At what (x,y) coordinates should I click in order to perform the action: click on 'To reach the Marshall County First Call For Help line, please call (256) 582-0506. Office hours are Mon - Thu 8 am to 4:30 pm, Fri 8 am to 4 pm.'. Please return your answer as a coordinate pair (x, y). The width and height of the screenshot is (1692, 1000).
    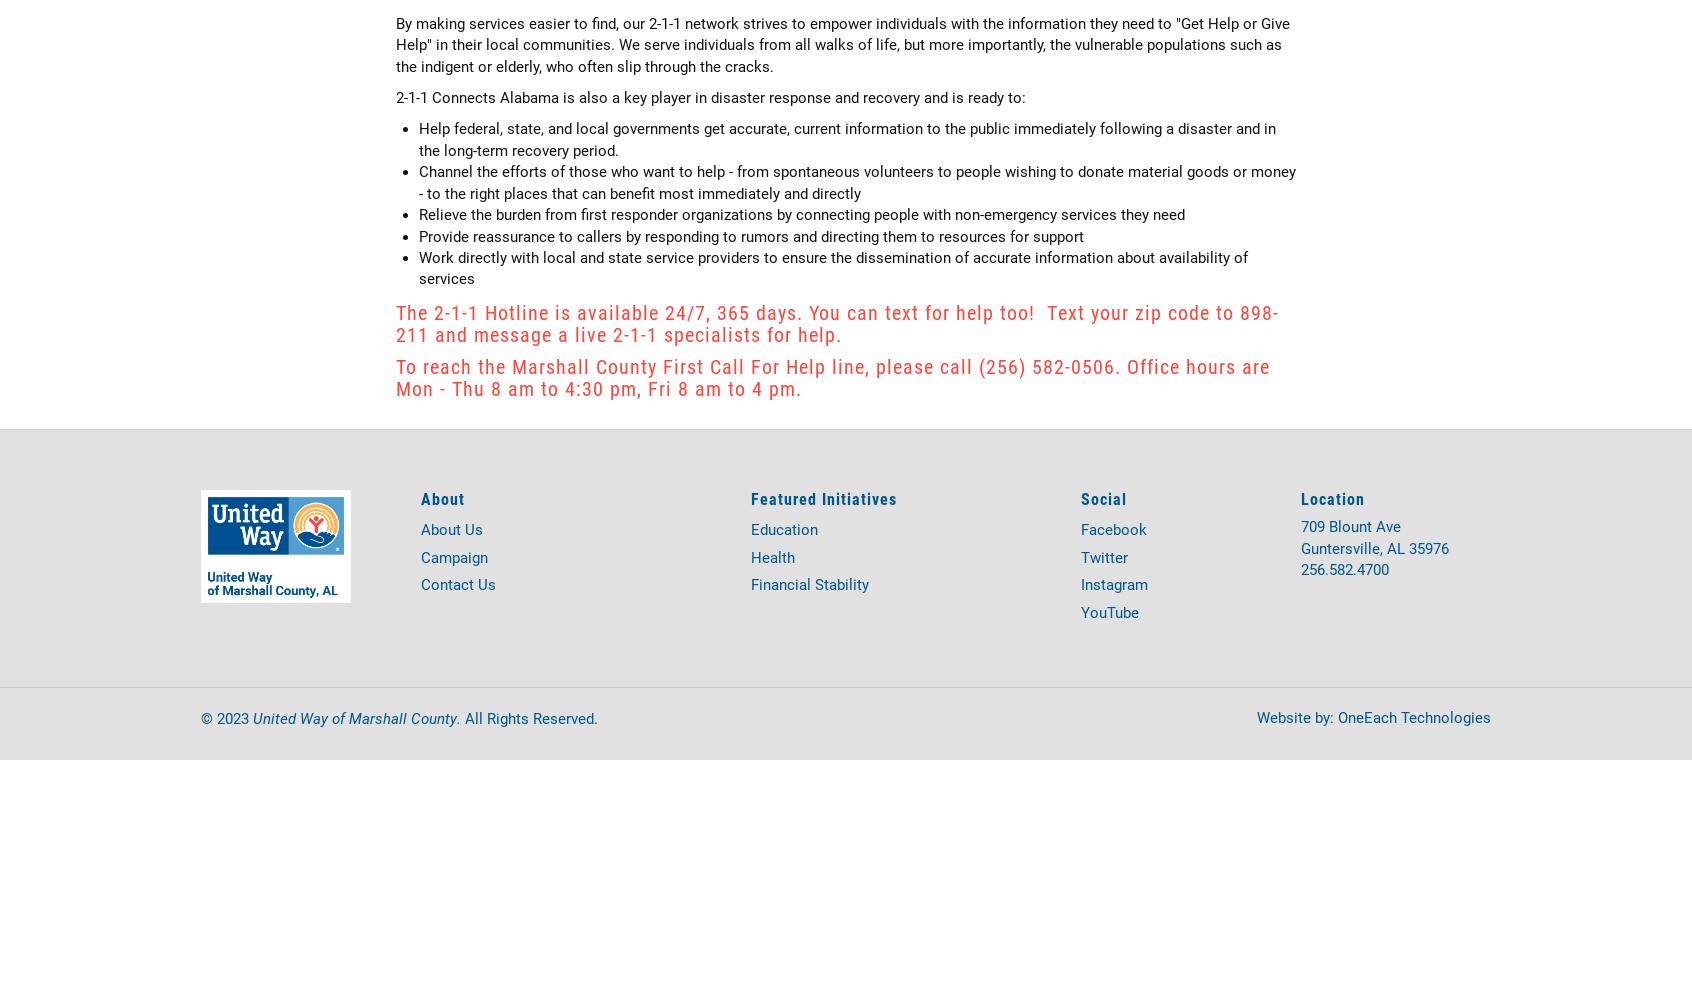
    Looking at the image, I should click on (832, 376).